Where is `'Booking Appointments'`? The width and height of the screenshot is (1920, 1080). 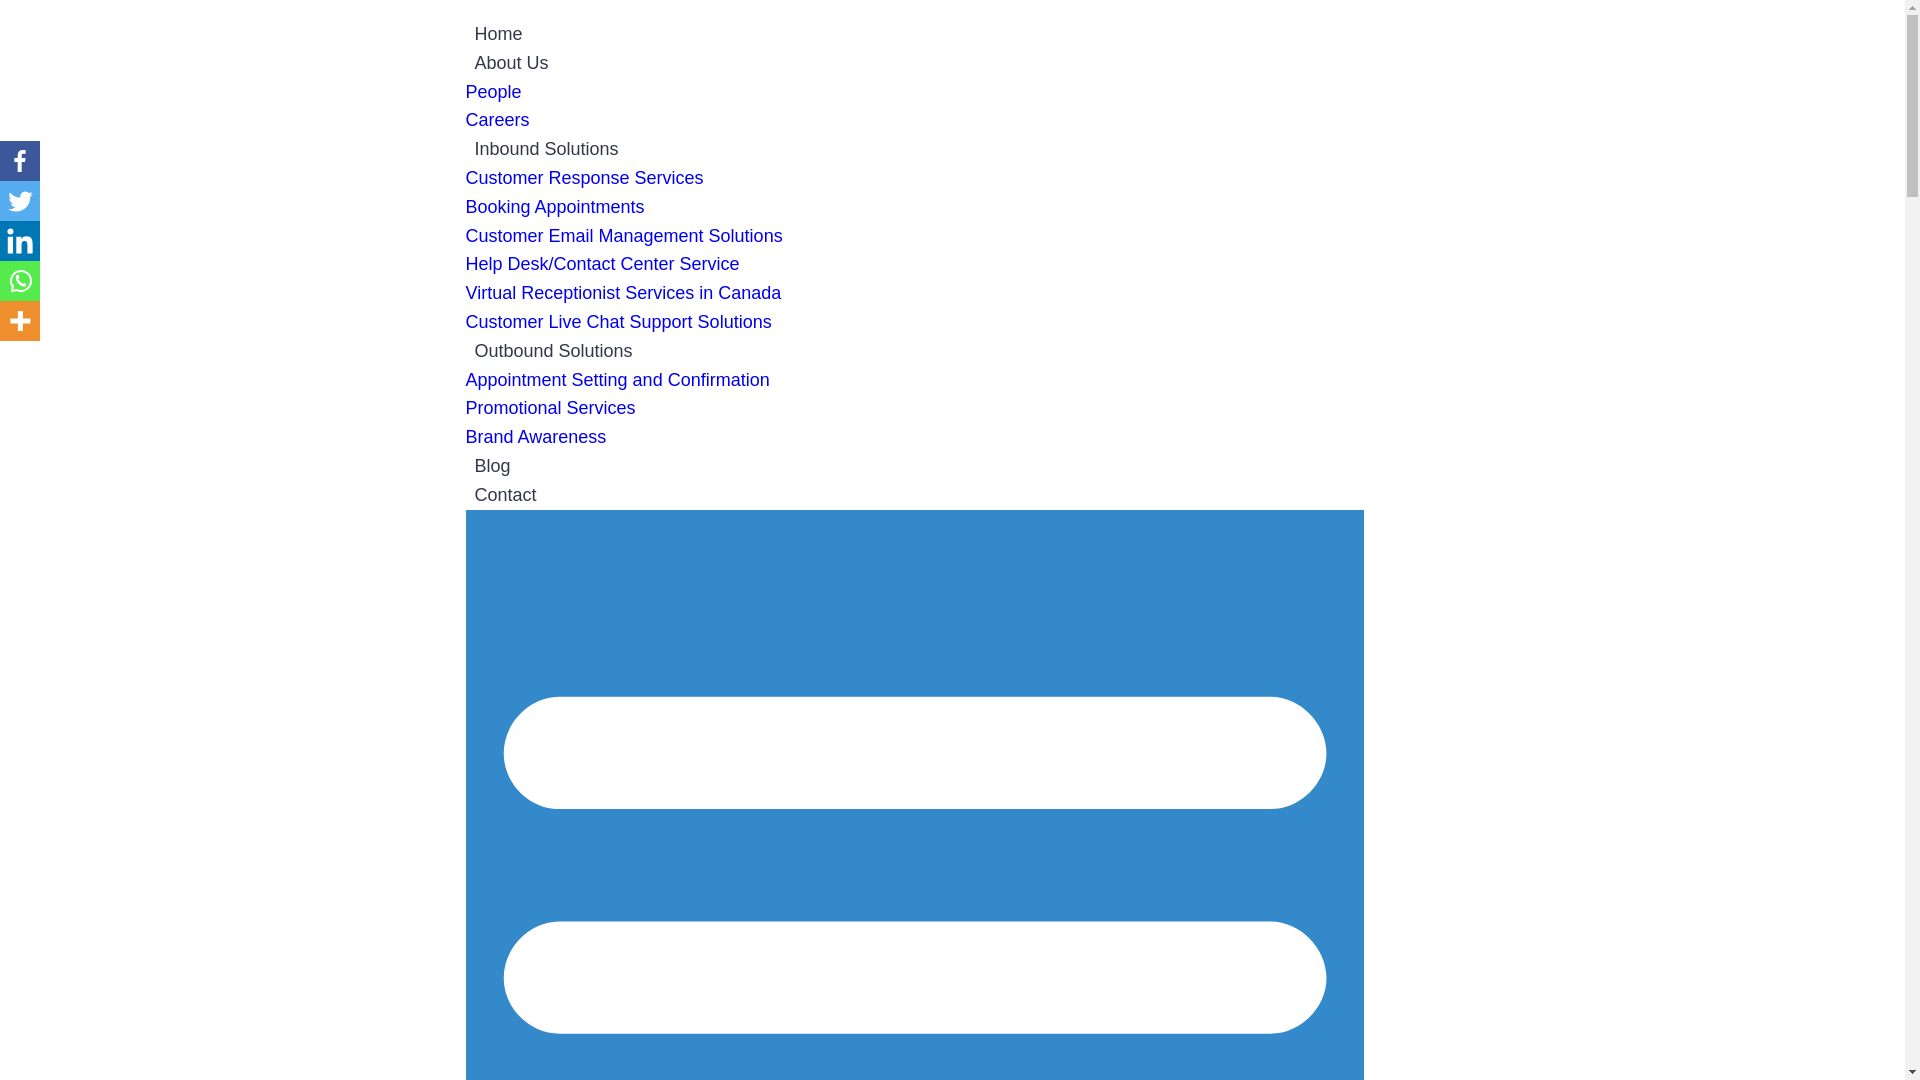
'Booking Appointments' is located at coordinates (555, 207).